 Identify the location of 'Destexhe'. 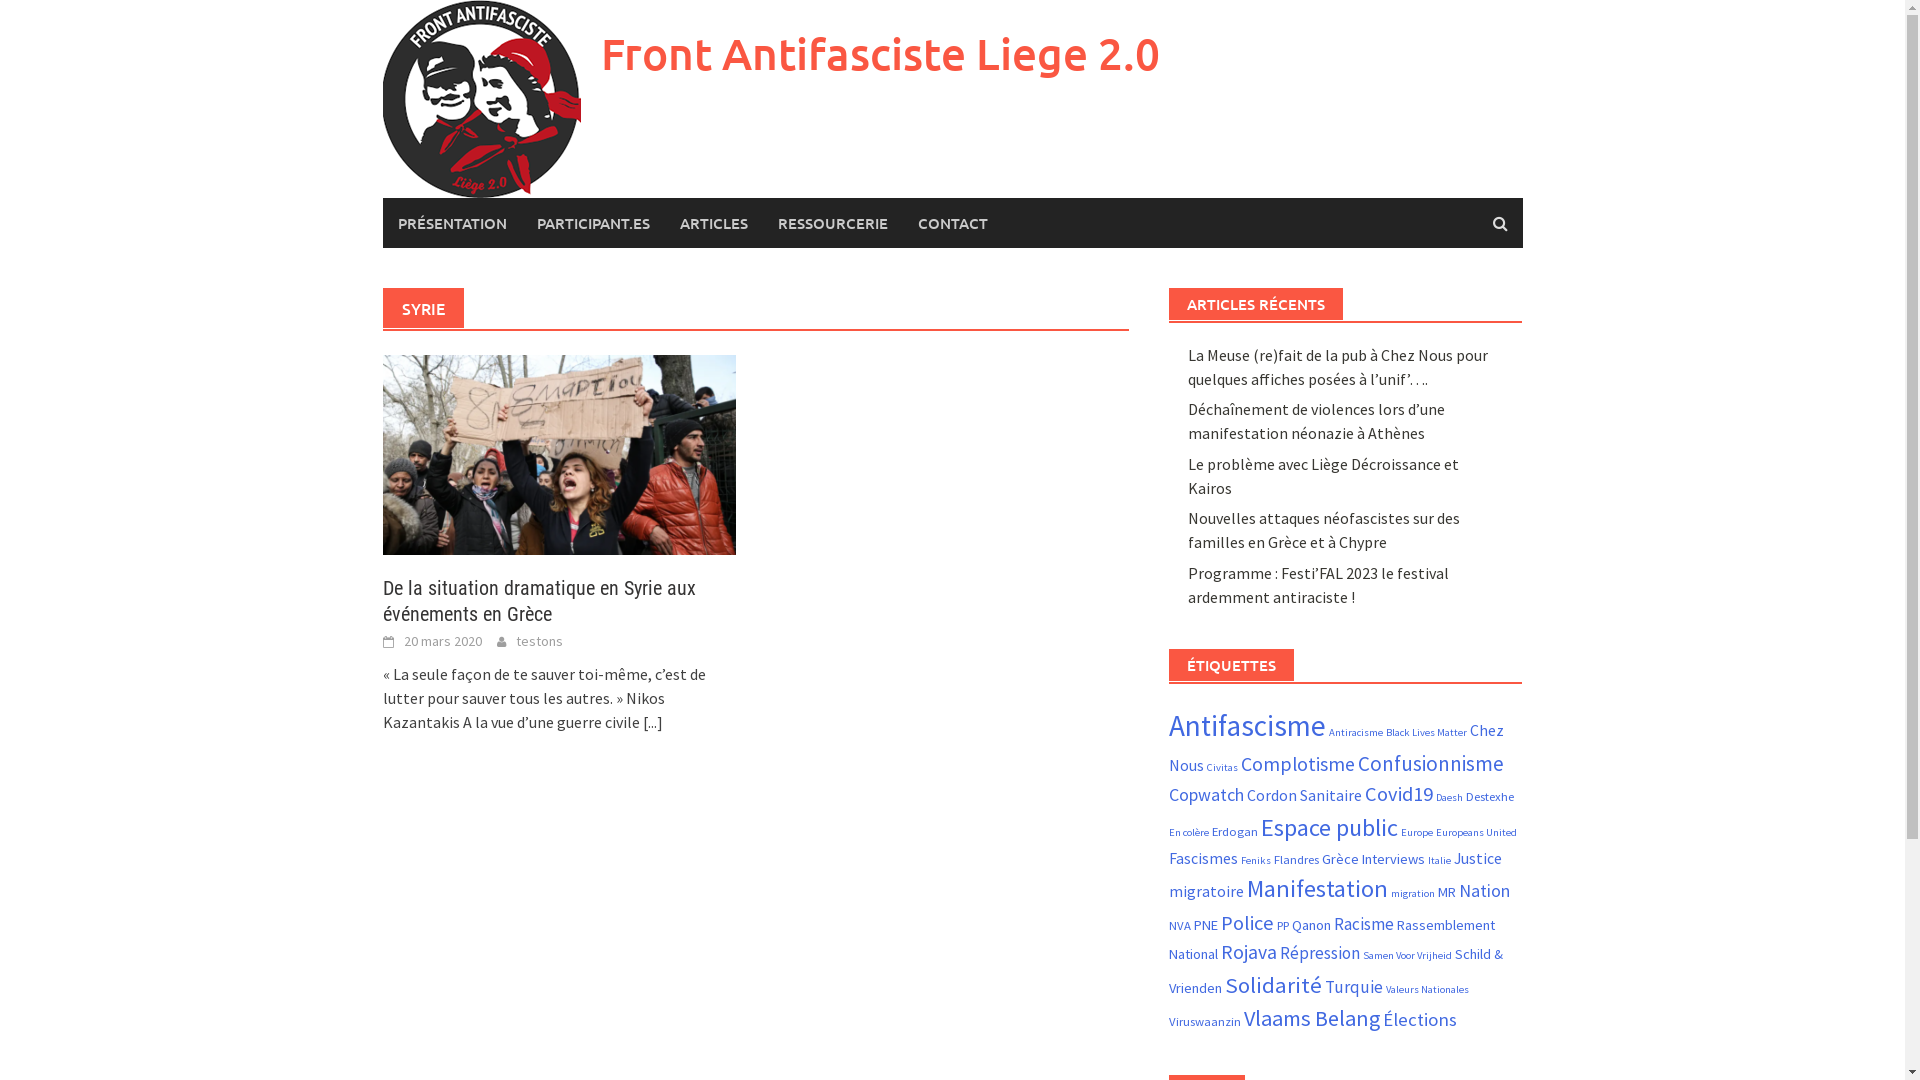
(1465, 794).